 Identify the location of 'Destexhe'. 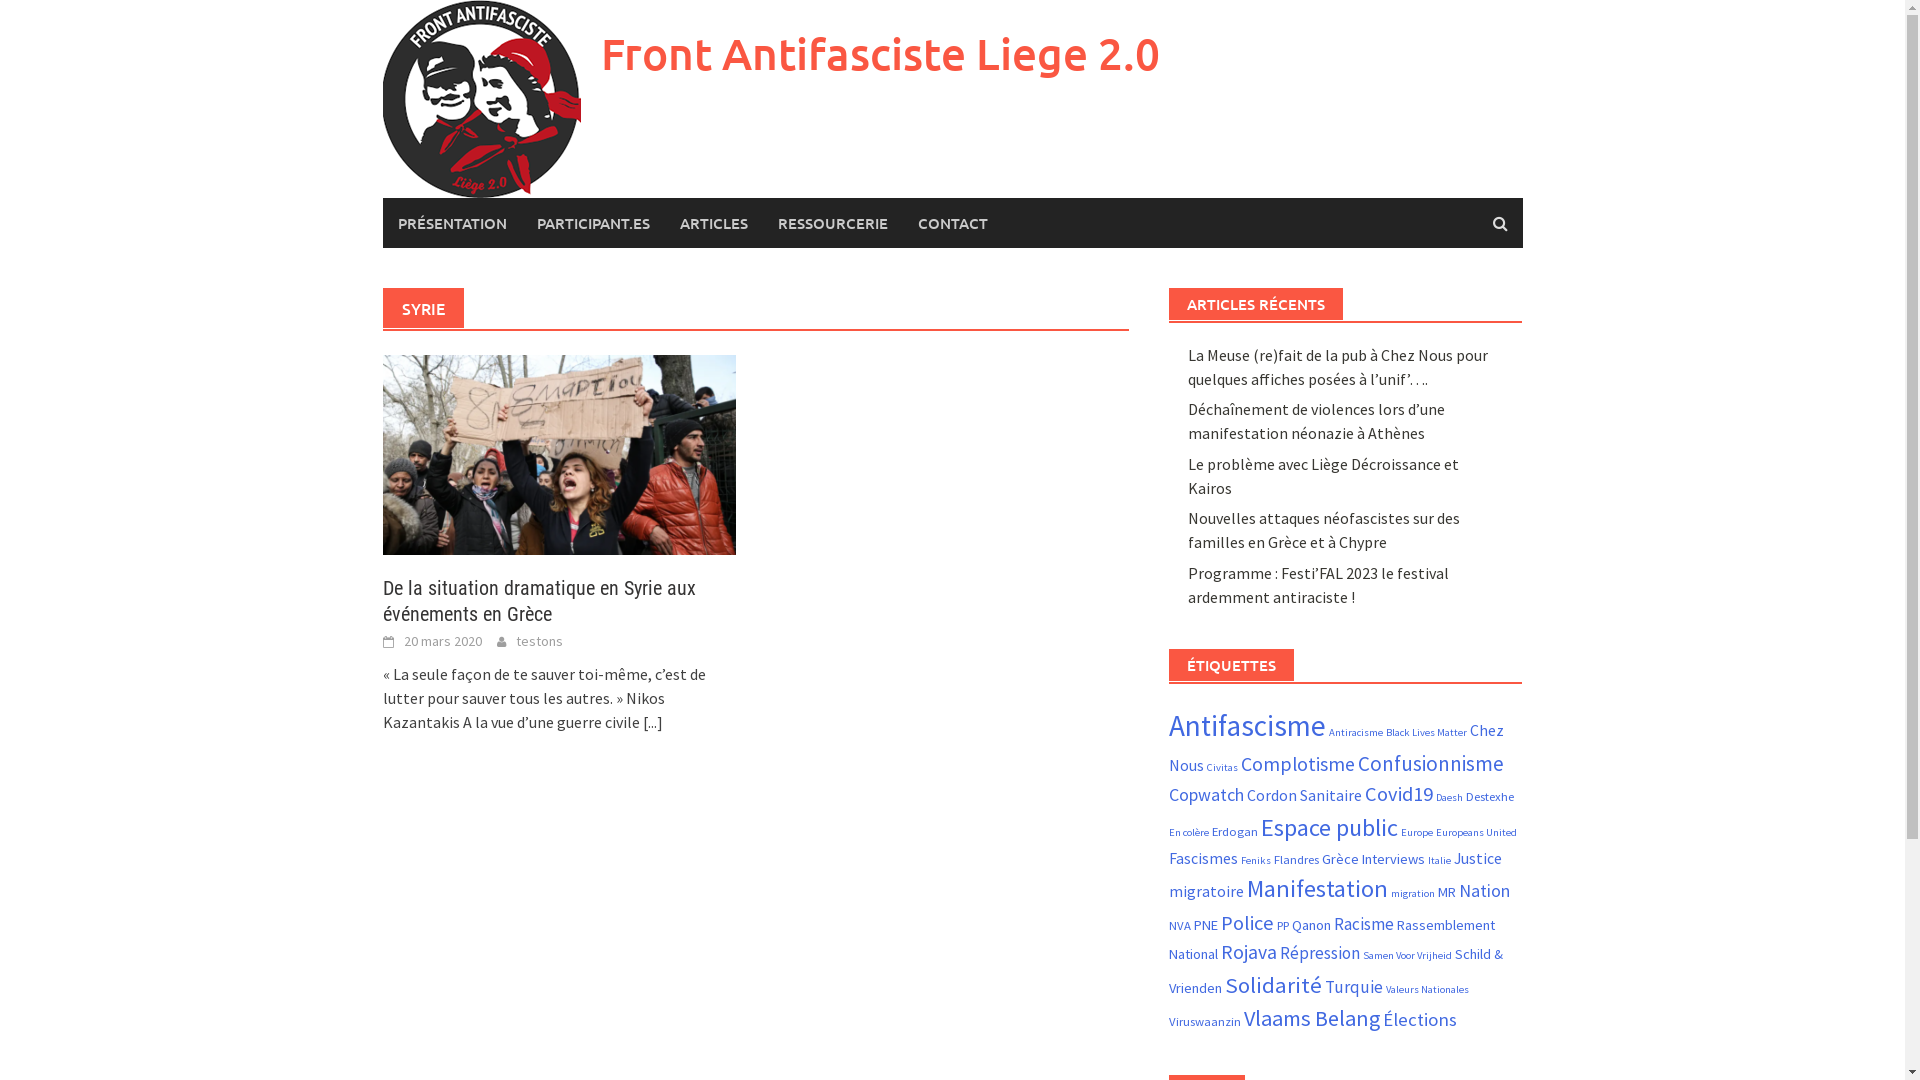
(1465, 794).